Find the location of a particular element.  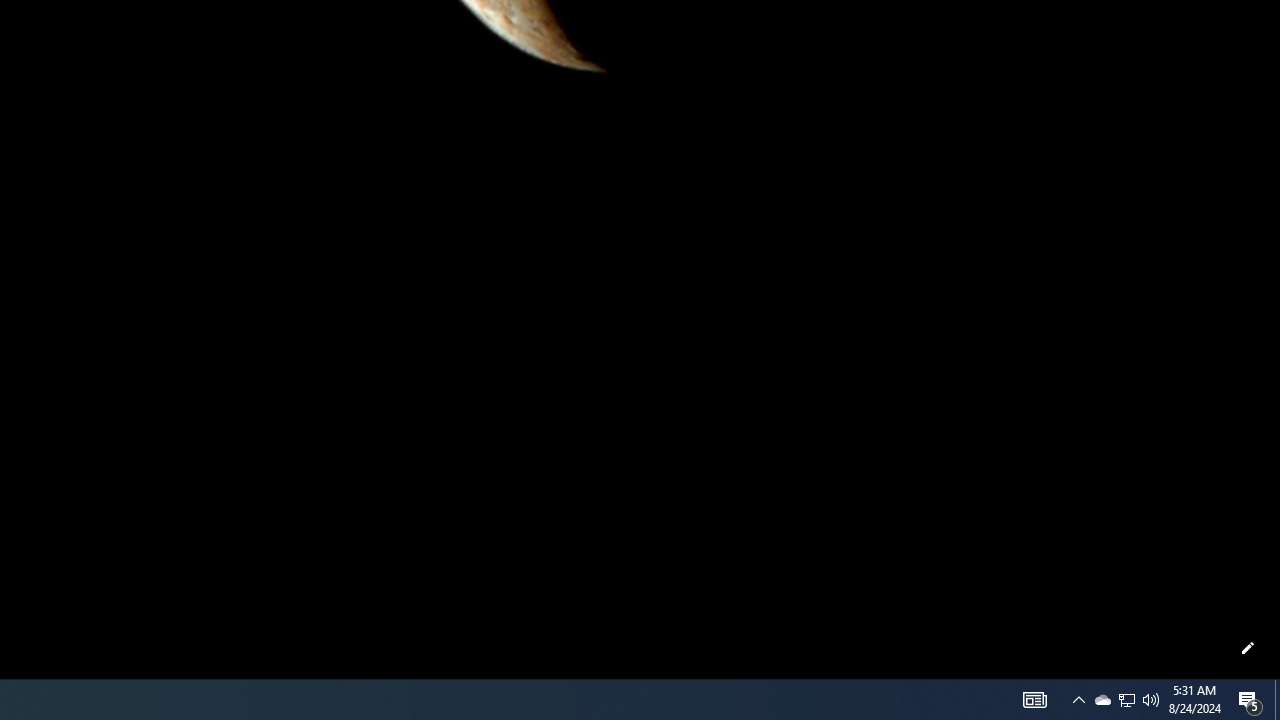

'Q2790: 100%' is located at coordinates (1151, 698).